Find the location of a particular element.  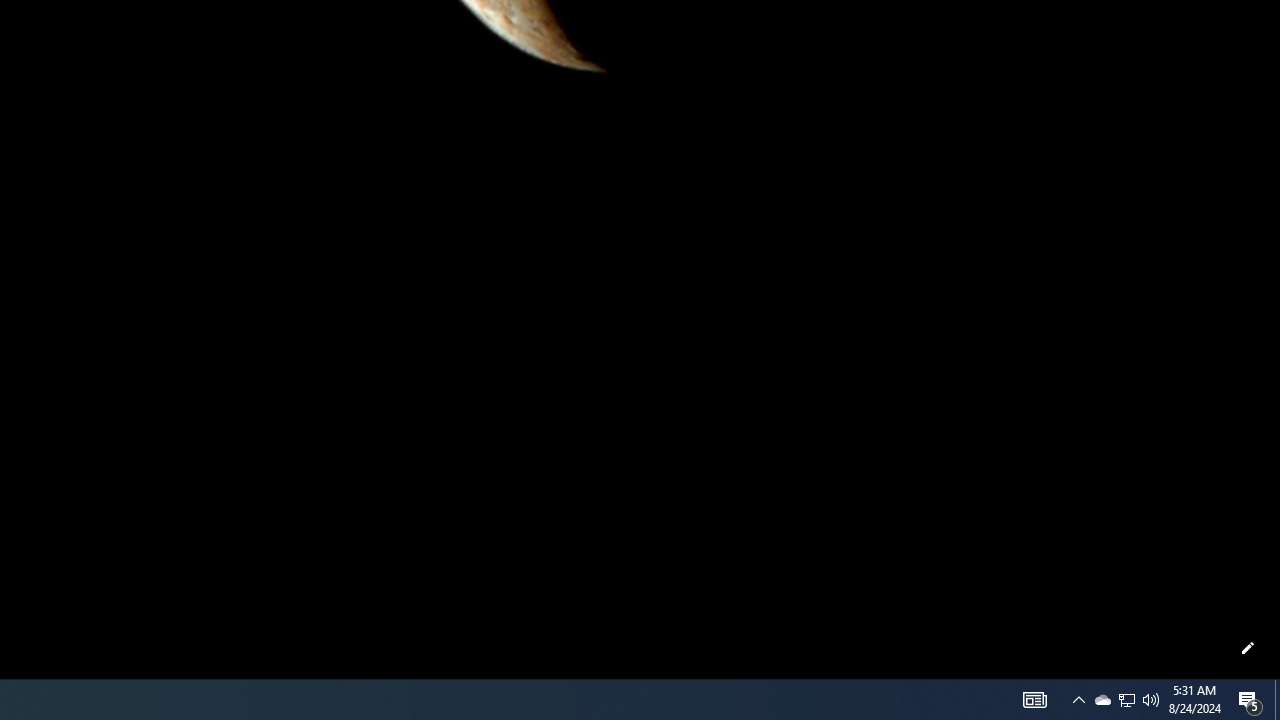

'Q2790: 100%' is located at coordinates (1151, 698).